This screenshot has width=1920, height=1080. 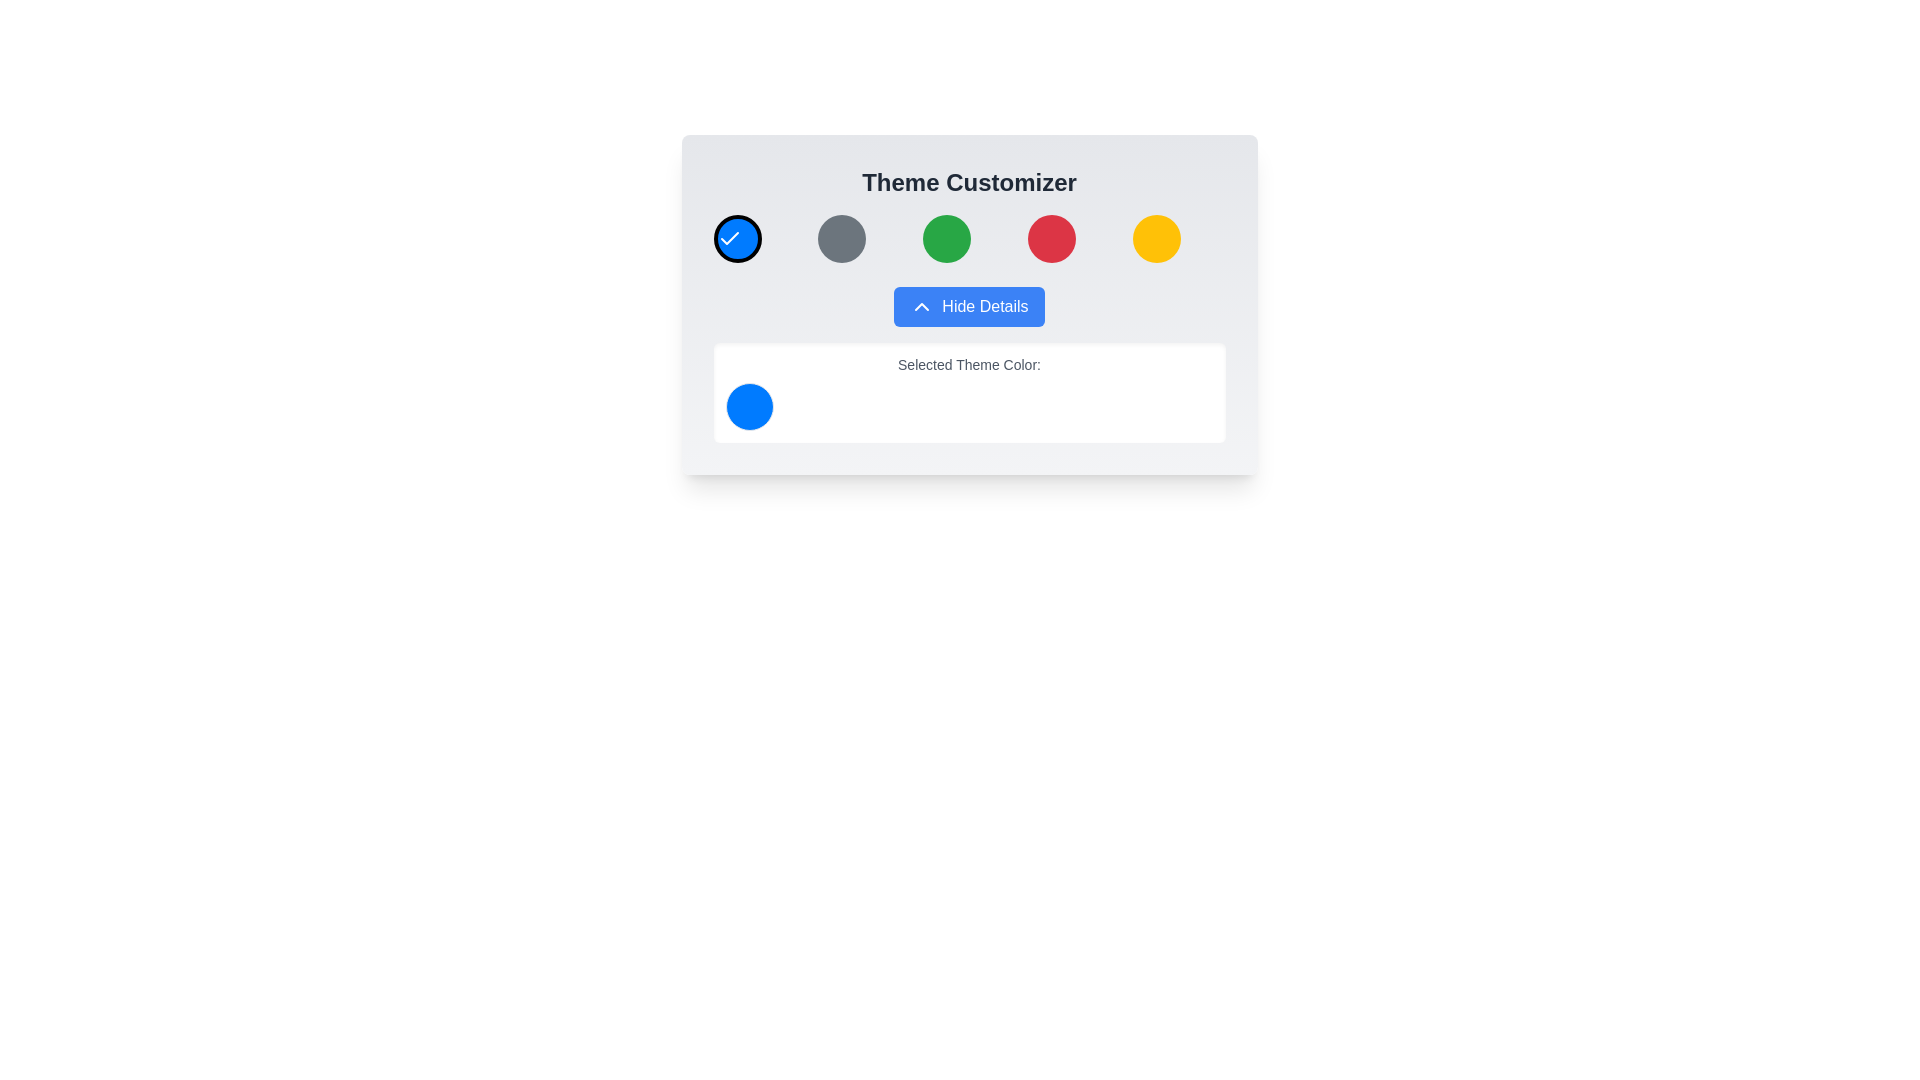 What do you see at coordinates (946, 238) in the screenshot?
I see `the fourth circular green button with a smooth border located below the 'Theme Customizer' title to observe the hover effect` at bounding box center [946, 238].